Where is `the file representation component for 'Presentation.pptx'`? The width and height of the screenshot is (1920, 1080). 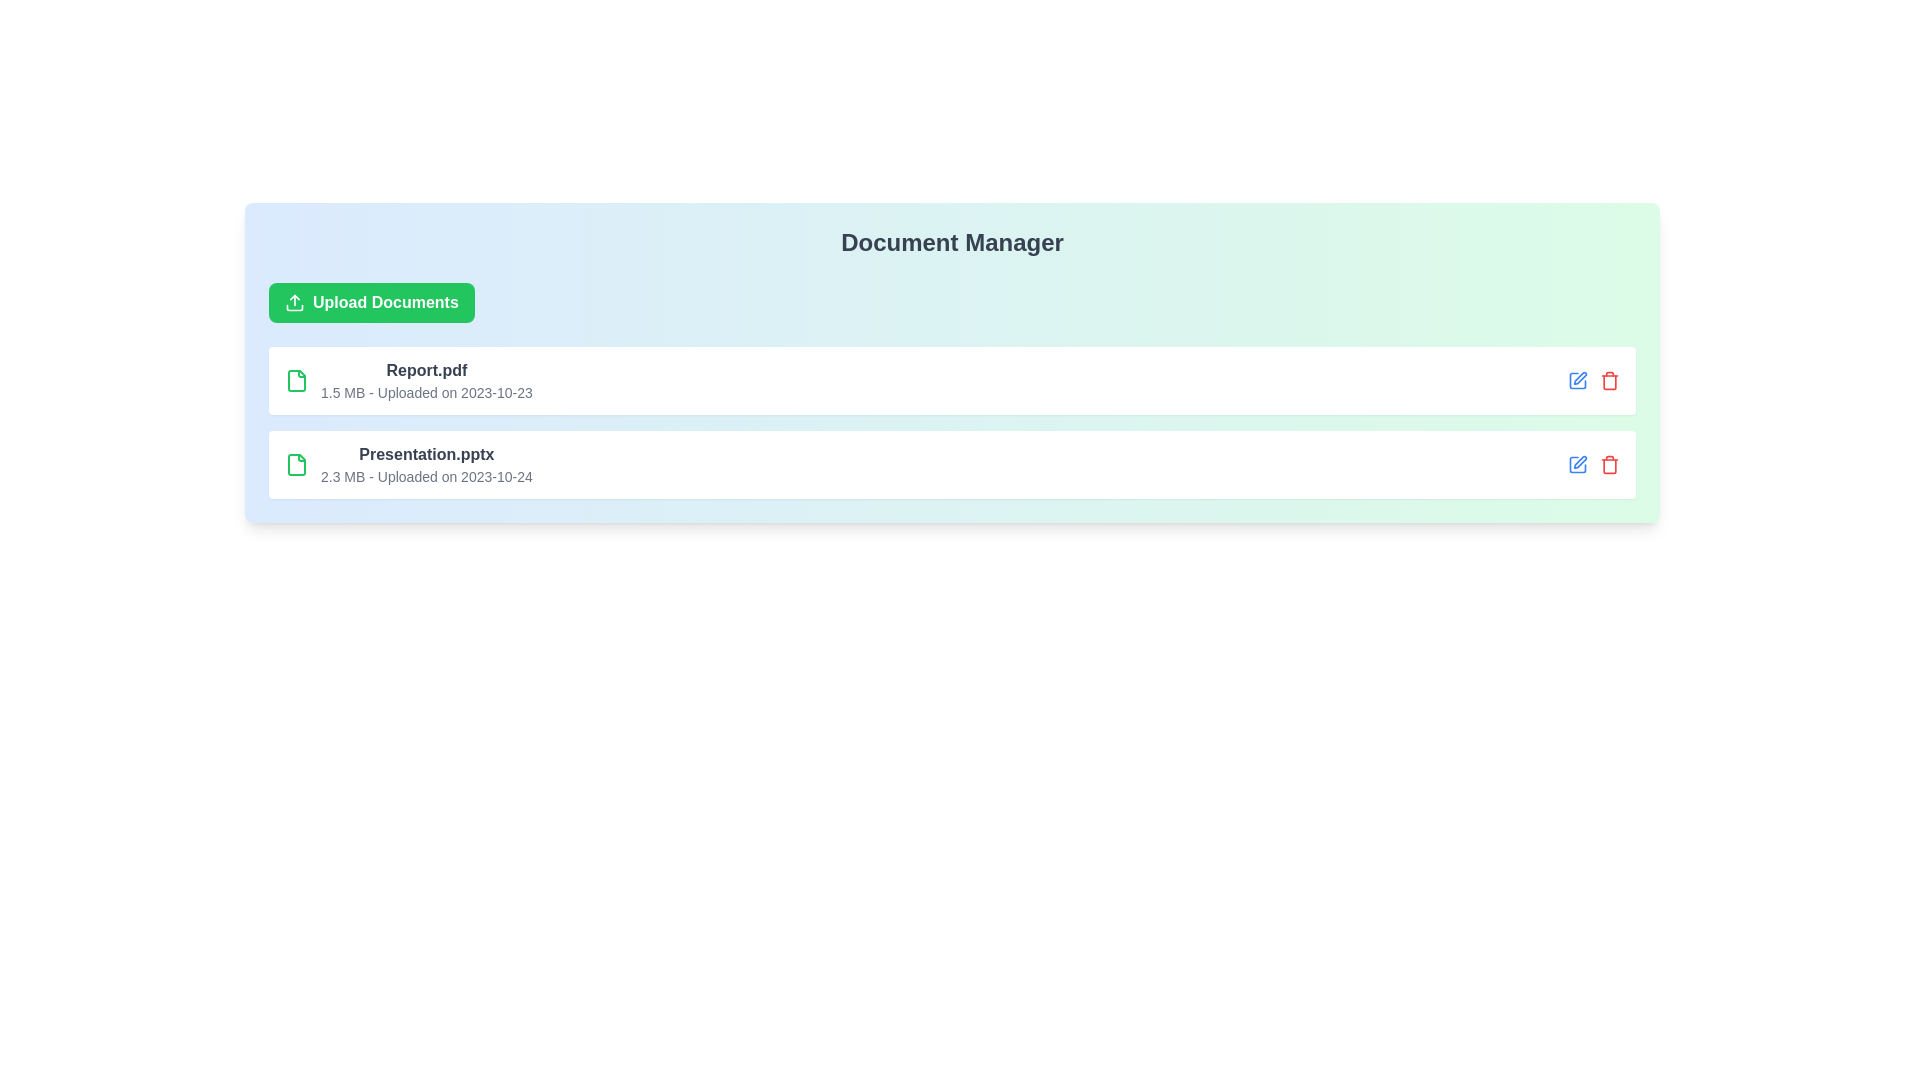
the file representation component for 'Presentation.pptx' is located at coordinates (407, 465).